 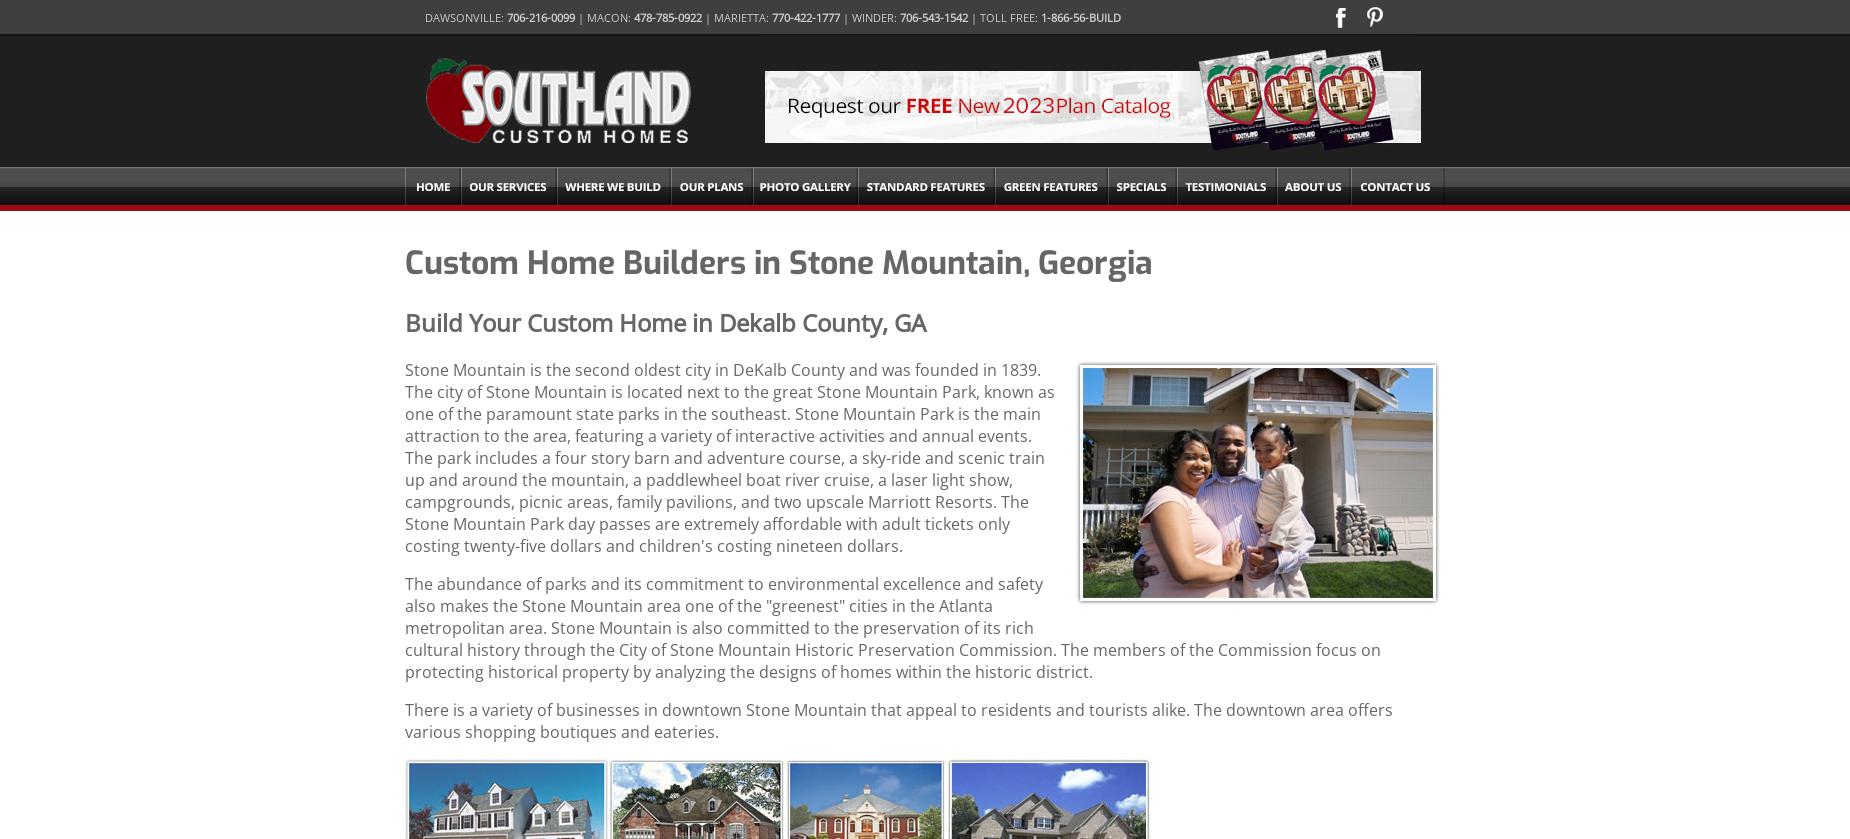 I want to click on '706-543-1542', so click(x=933, y=17).